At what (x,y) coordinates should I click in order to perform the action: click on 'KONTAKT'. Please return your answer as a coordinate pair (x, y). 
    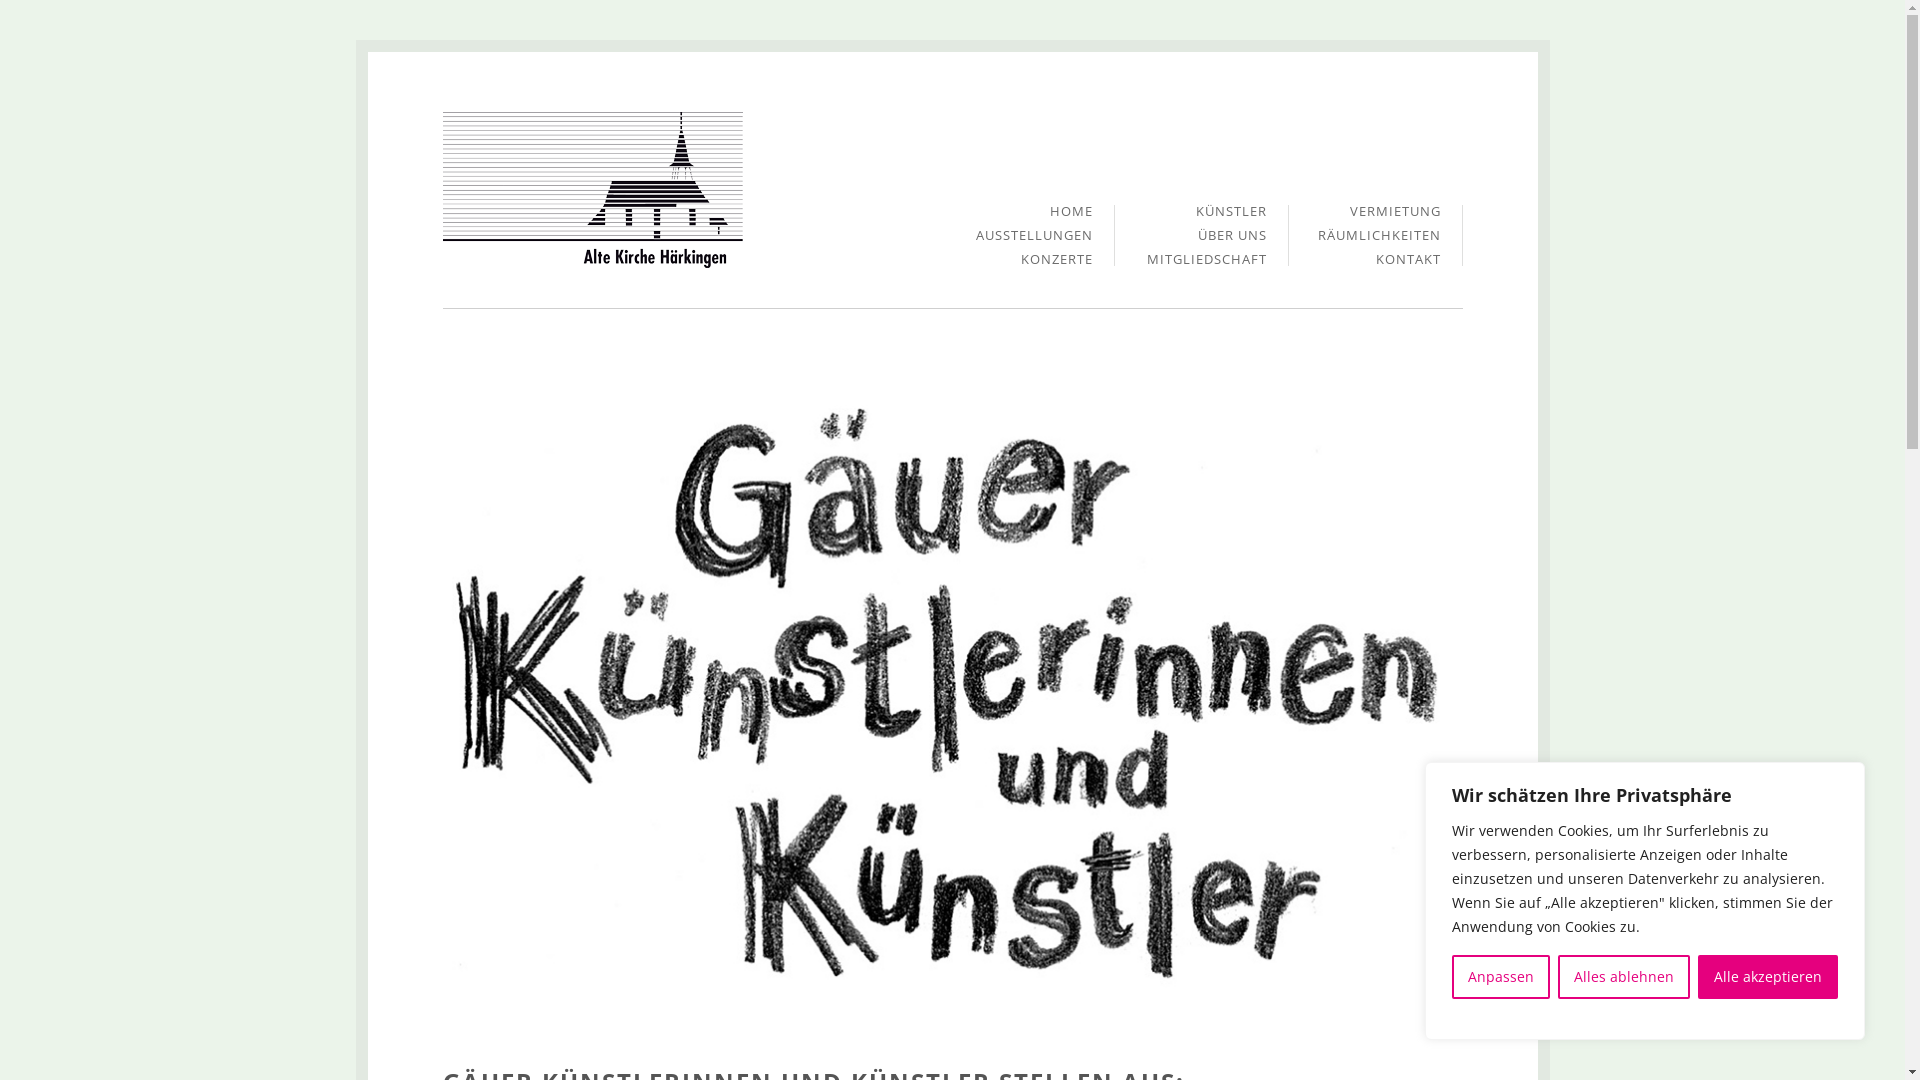
    Looking at the image, I should click on (1407, 258).